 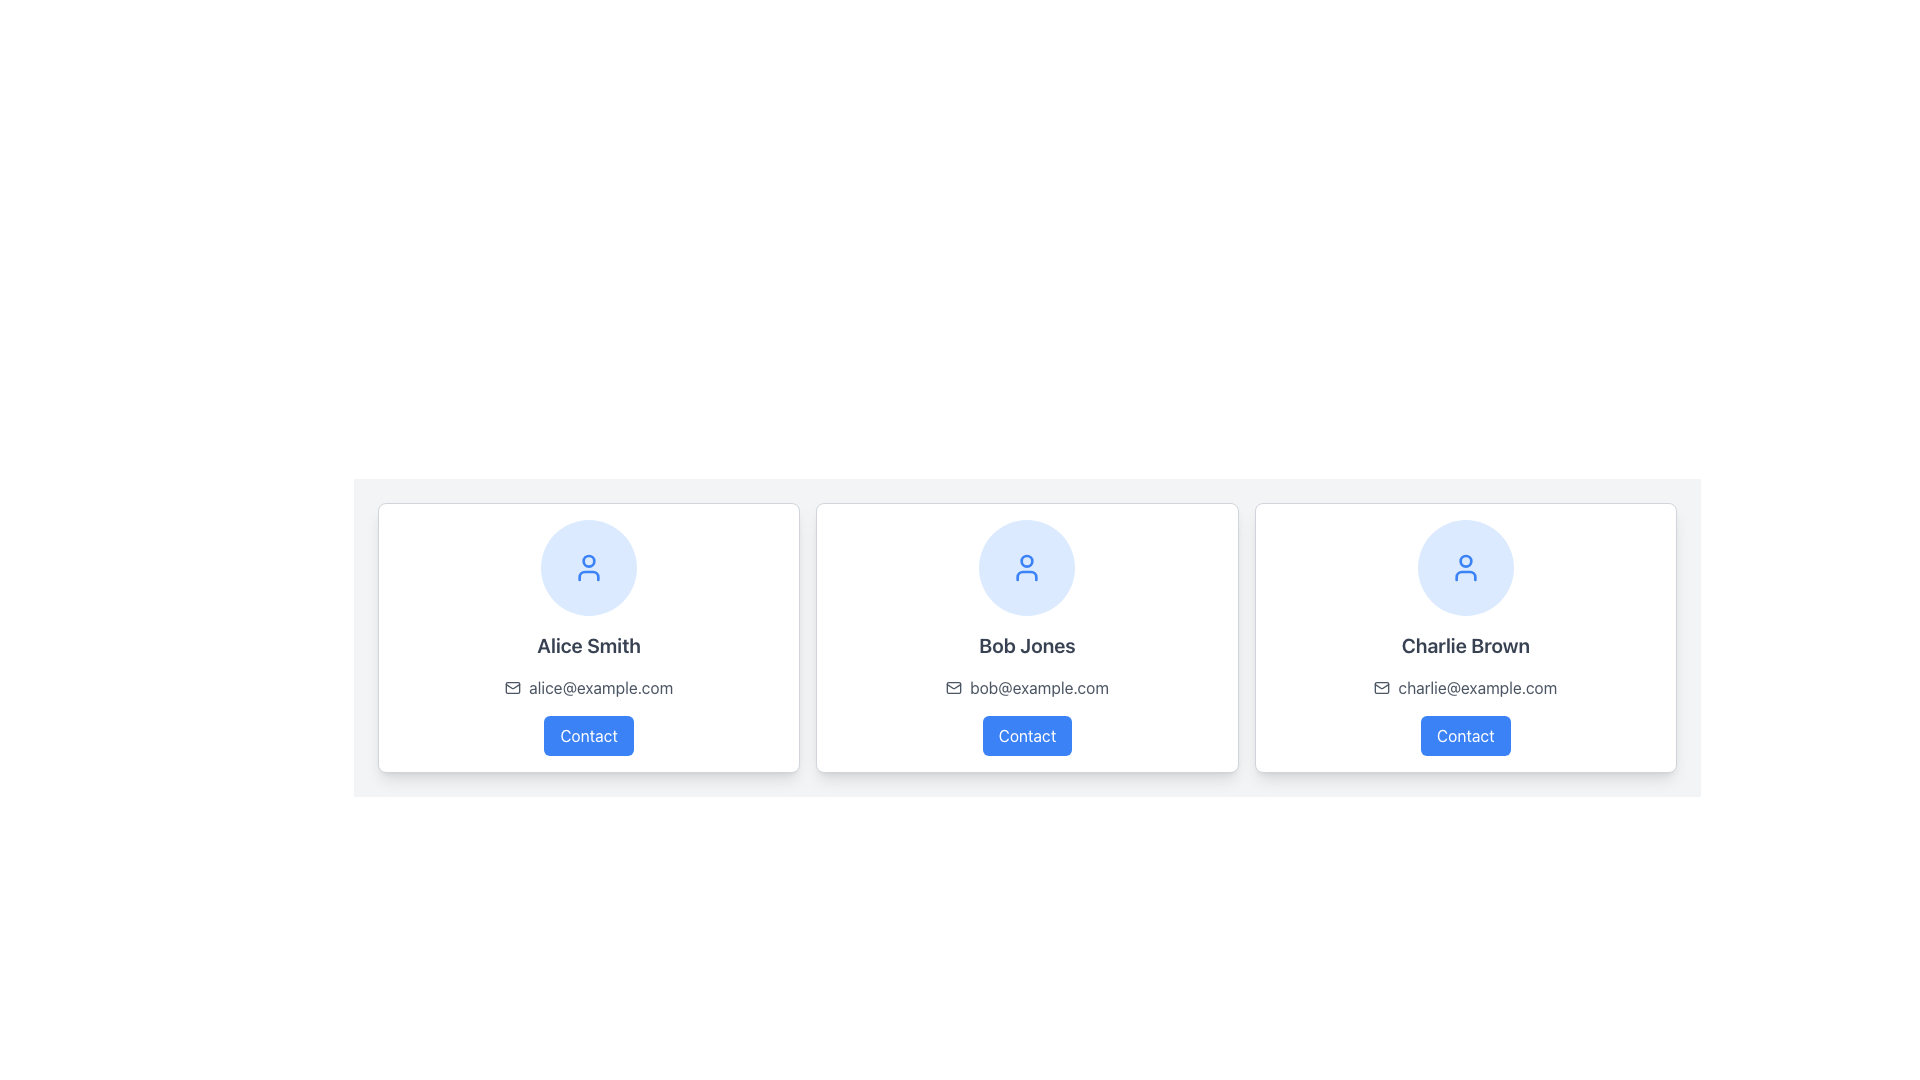 I want to click on the text label displaying the email address 'charlie@example.com', which is located below the profile image of 'Charlie Brown' within the user profile card, so click(x=1477, y=686).